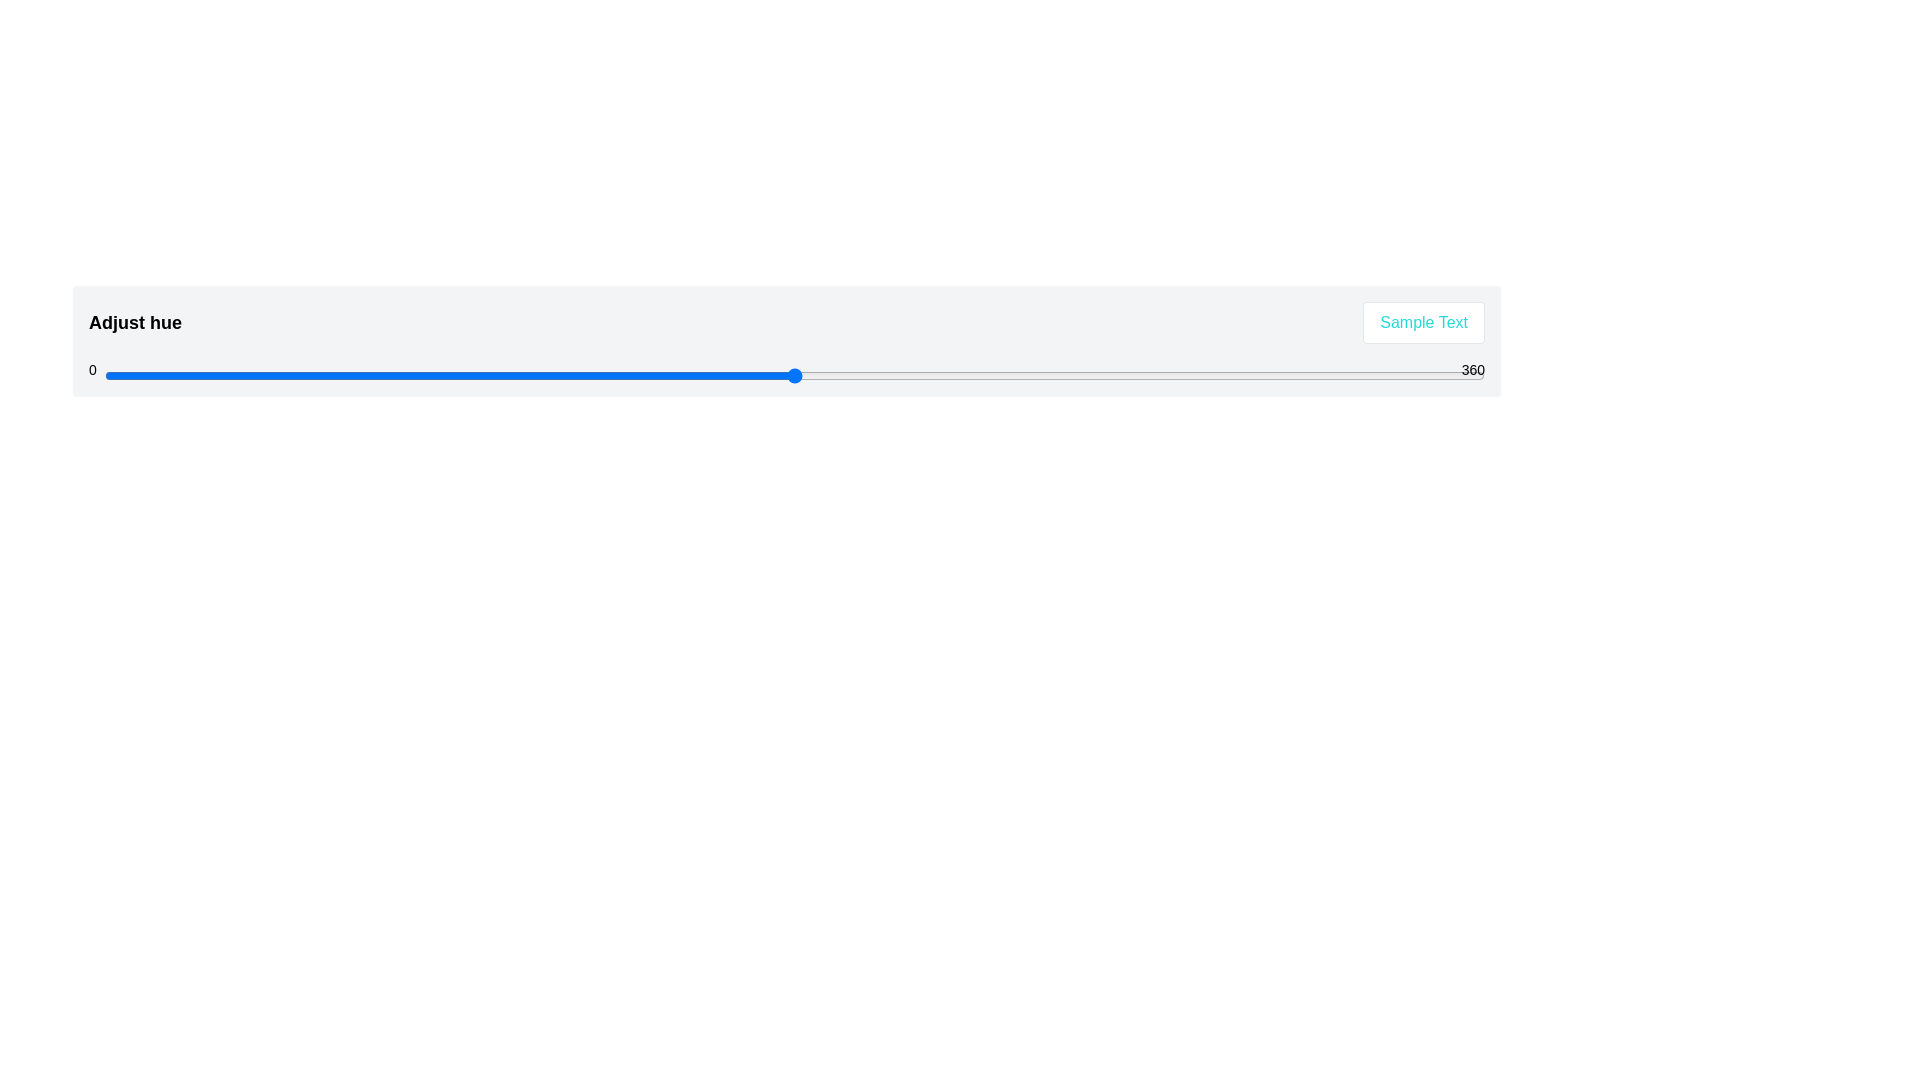  Describe the element at coordinates (751, 375) in the screenshot. I see `the hue slider to a value of 169` at that location.